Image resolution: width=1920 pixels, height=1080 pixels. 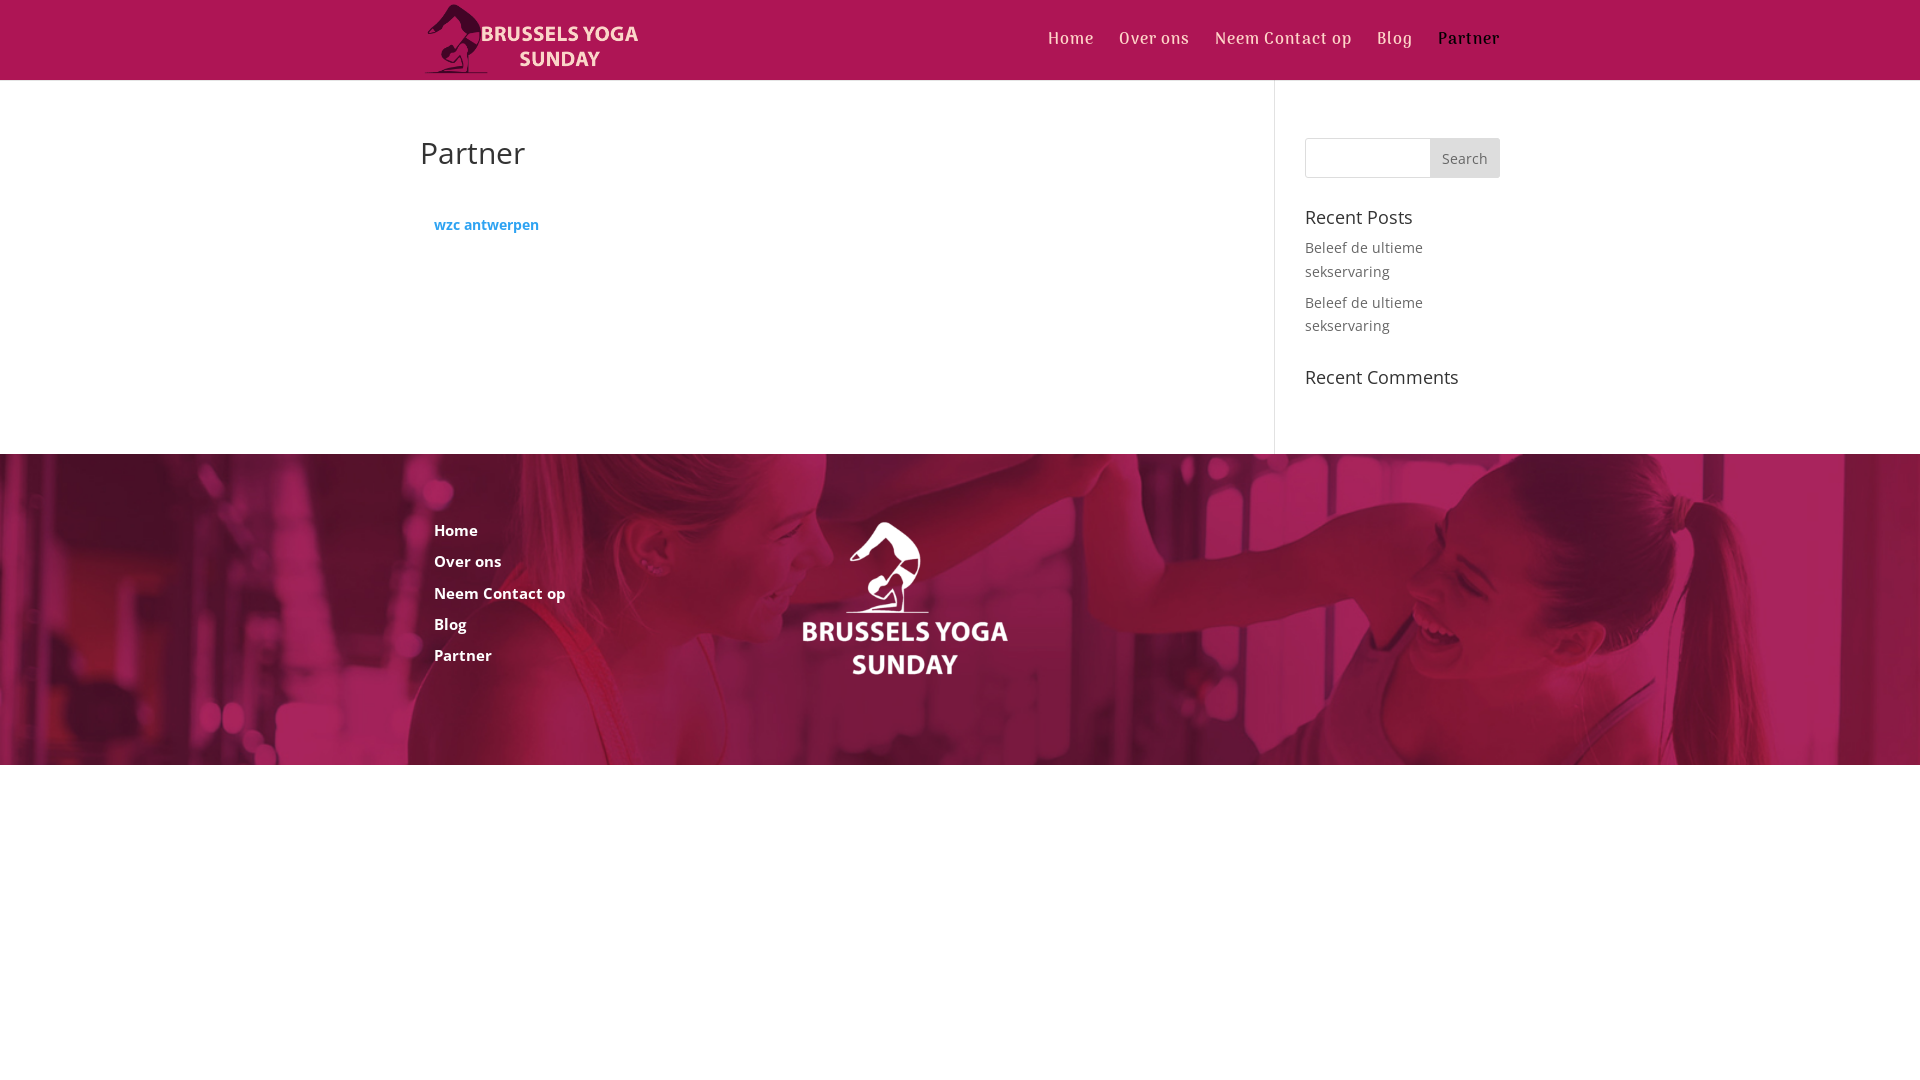 I want to click on 'Search', so click(x=1464, y=157).